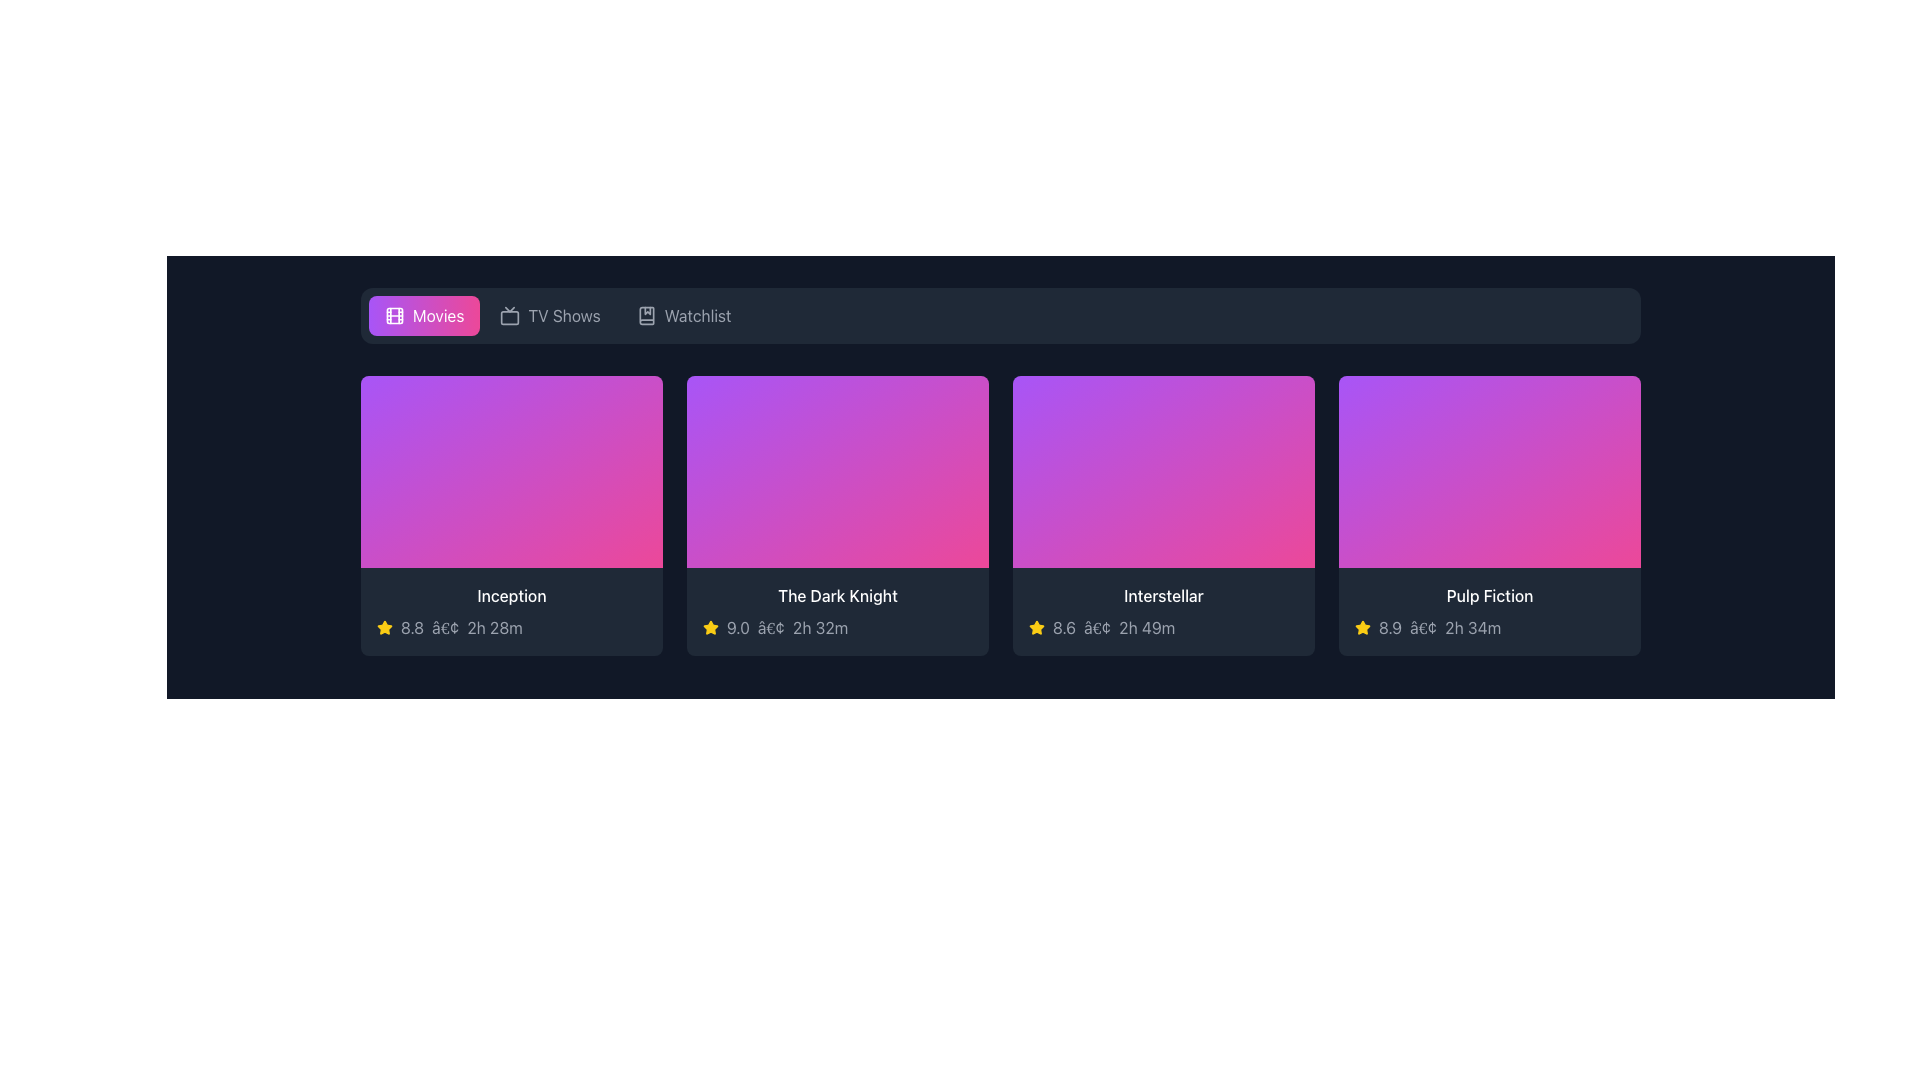 The width and height of the screenshot is (1920, 1080). I want to click on the text label displaying '9.0' which is positioned between a star icon and a bullet character, located in the second card under the title 'The Dark Knight', so click(737, 627).